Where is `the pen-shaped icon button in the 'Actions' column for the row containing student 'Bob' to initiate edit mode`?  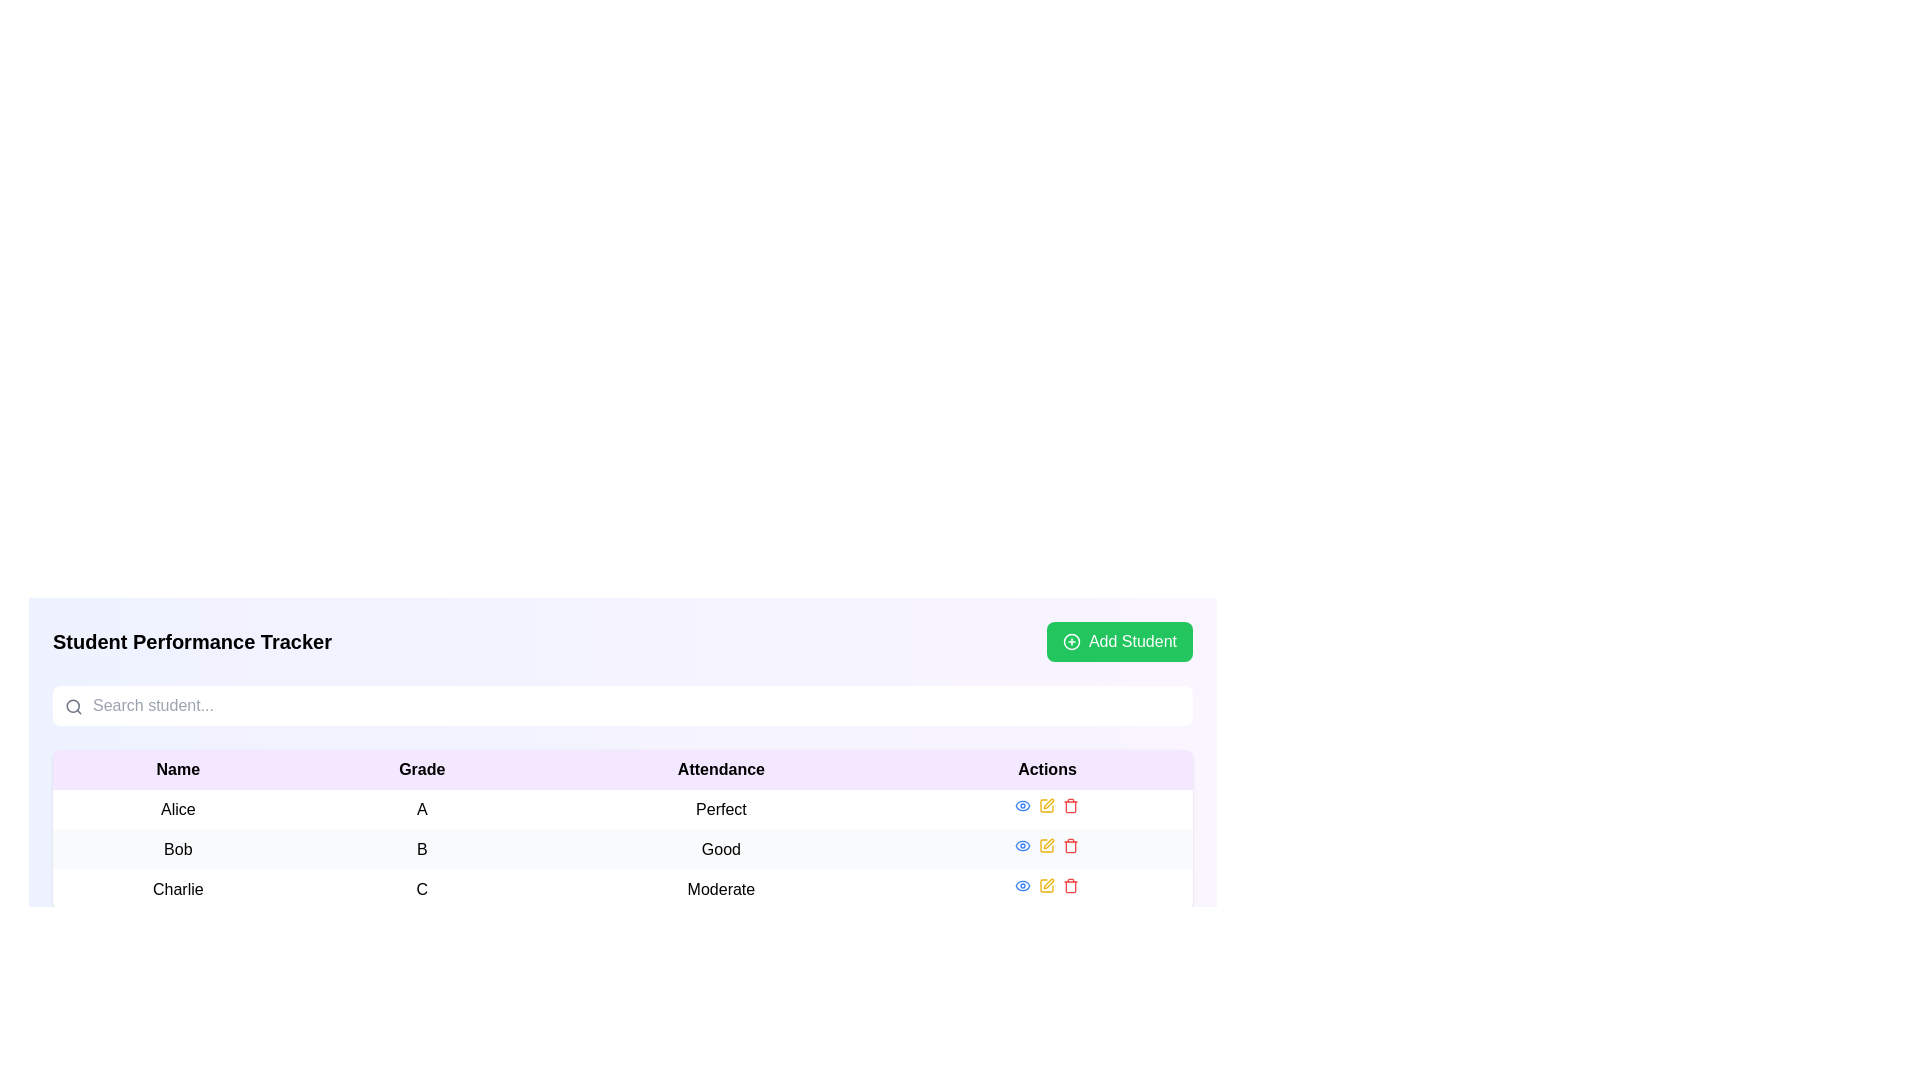
the pen-shaped icon button in the 'Actions' column for the row containing student 'Bob' to initiate edit mode is located at coordinates (1048, 844).